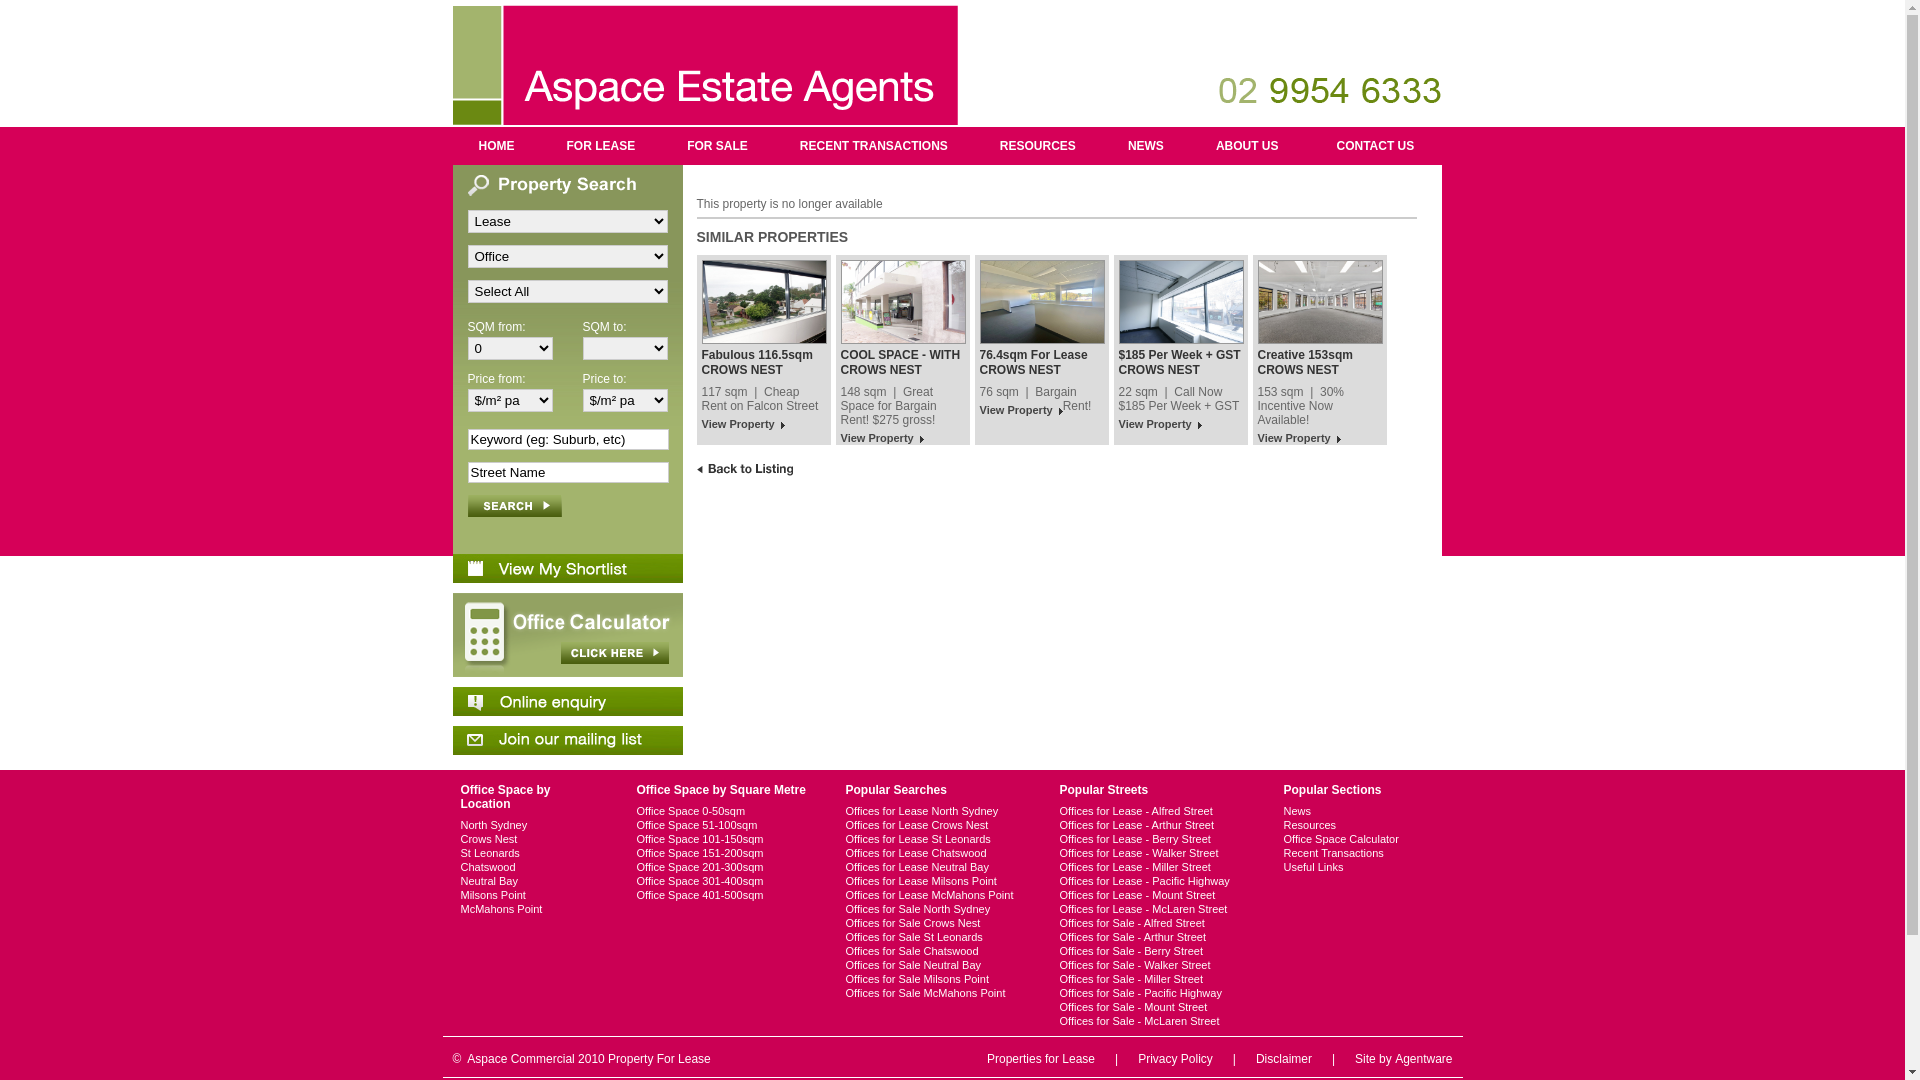 The height and width of the screenshot is (1080, 1920). I want to click on 'FOR SALE', so click(717, 145).